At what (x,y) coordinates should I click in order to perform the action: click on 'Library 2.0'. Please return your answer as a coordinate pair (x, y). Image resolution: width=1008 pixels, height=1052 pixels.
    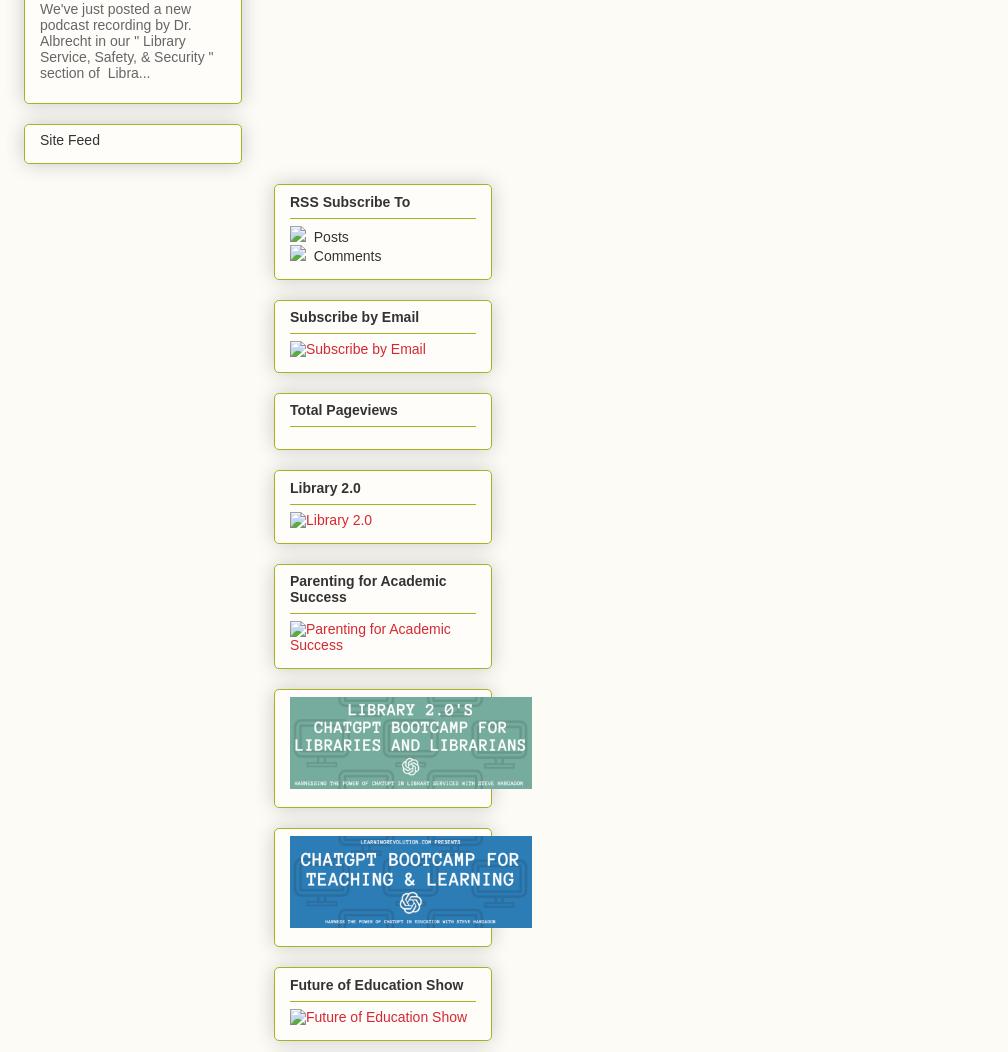
    Looking at the image, I should click on (324, 485).